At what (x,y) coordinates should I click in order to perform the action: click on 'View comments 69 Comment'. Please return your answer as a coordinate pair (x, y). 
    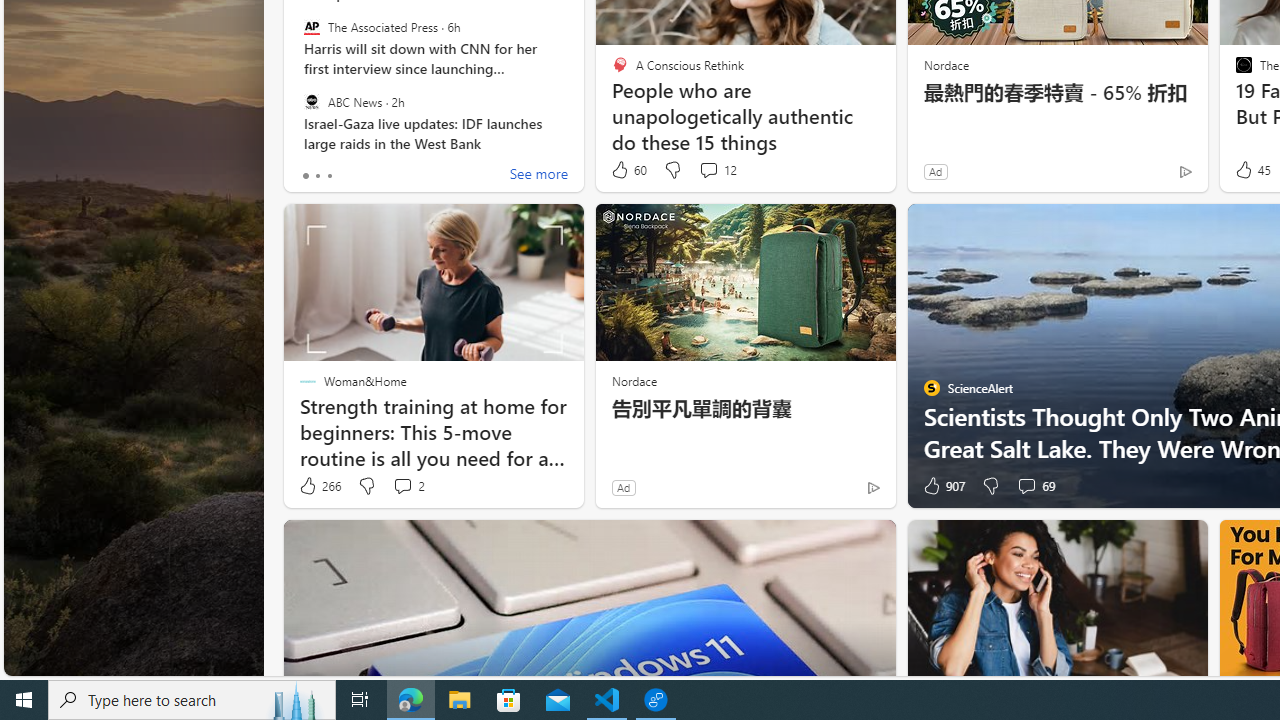
    Looking at the image, I should click on (1026, 486).